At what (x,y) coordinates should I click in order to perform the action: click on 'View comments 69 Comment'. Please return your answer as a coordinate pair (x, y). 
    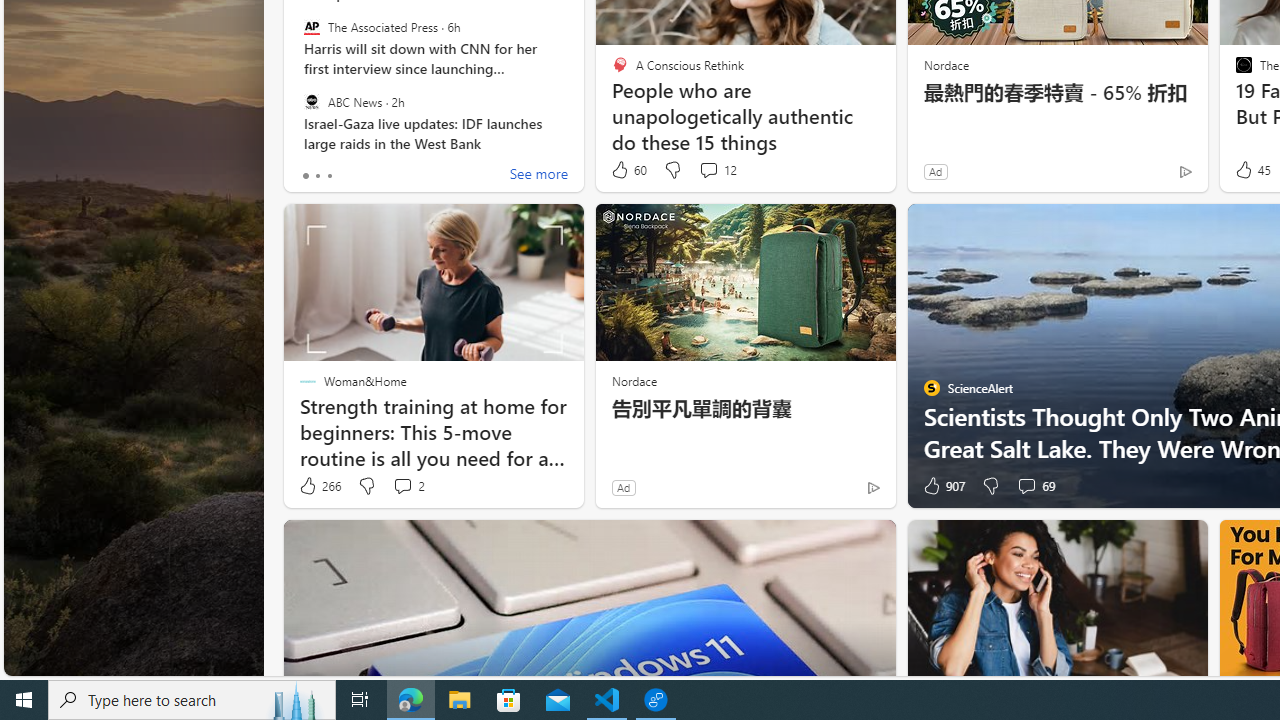
    Looking at the image, I should click on (1026, 486).